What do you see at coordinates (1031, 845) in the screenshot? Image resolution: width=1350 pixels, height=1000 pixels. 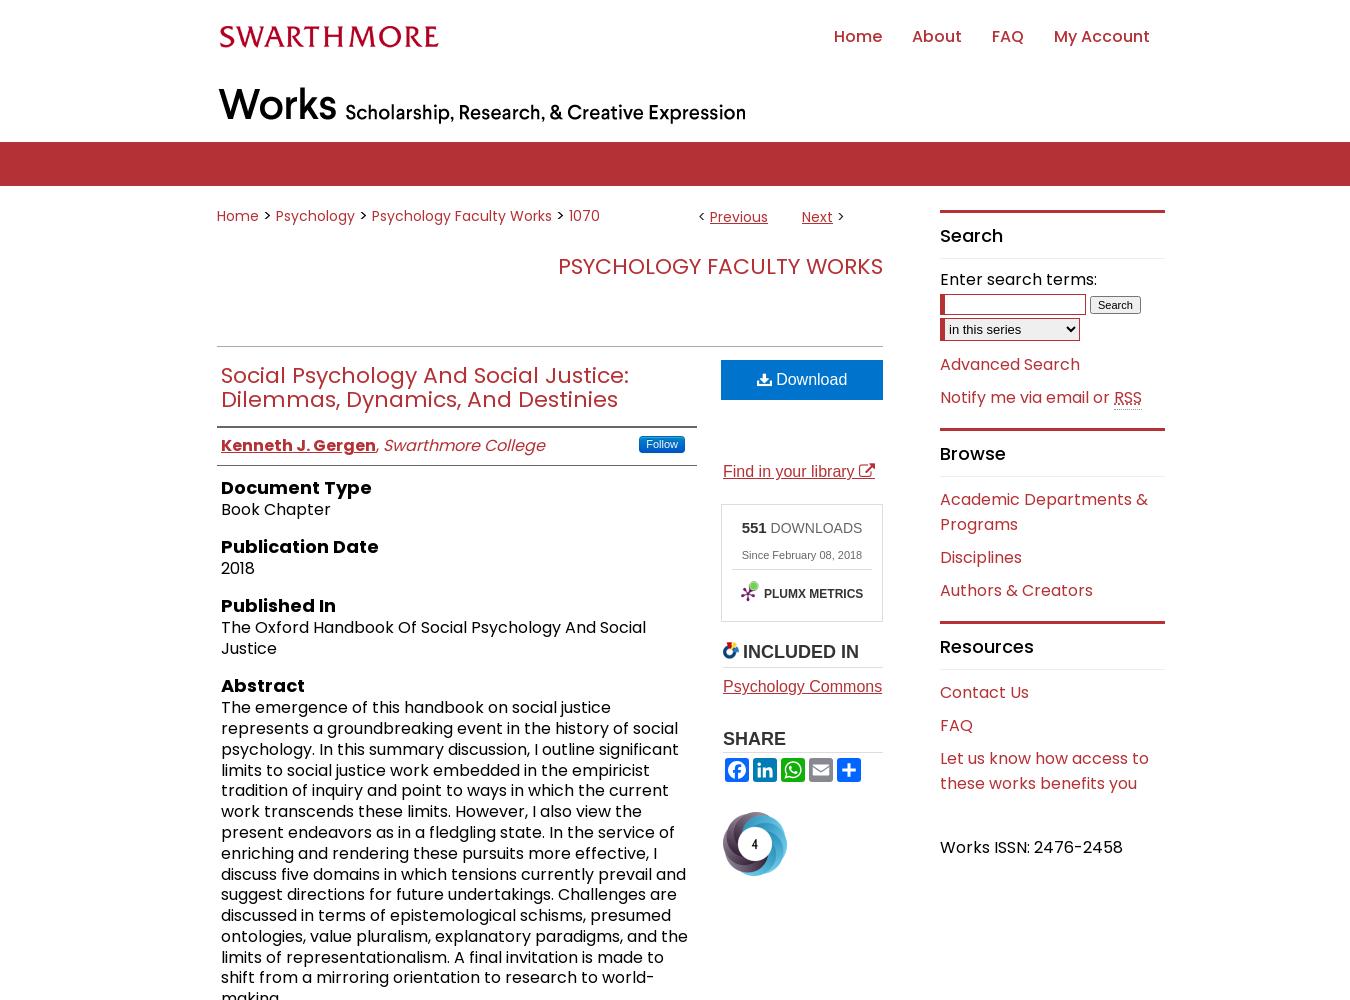 I see `'Works ISSN: 2476-2458'` at bounding box center [1031, 845].